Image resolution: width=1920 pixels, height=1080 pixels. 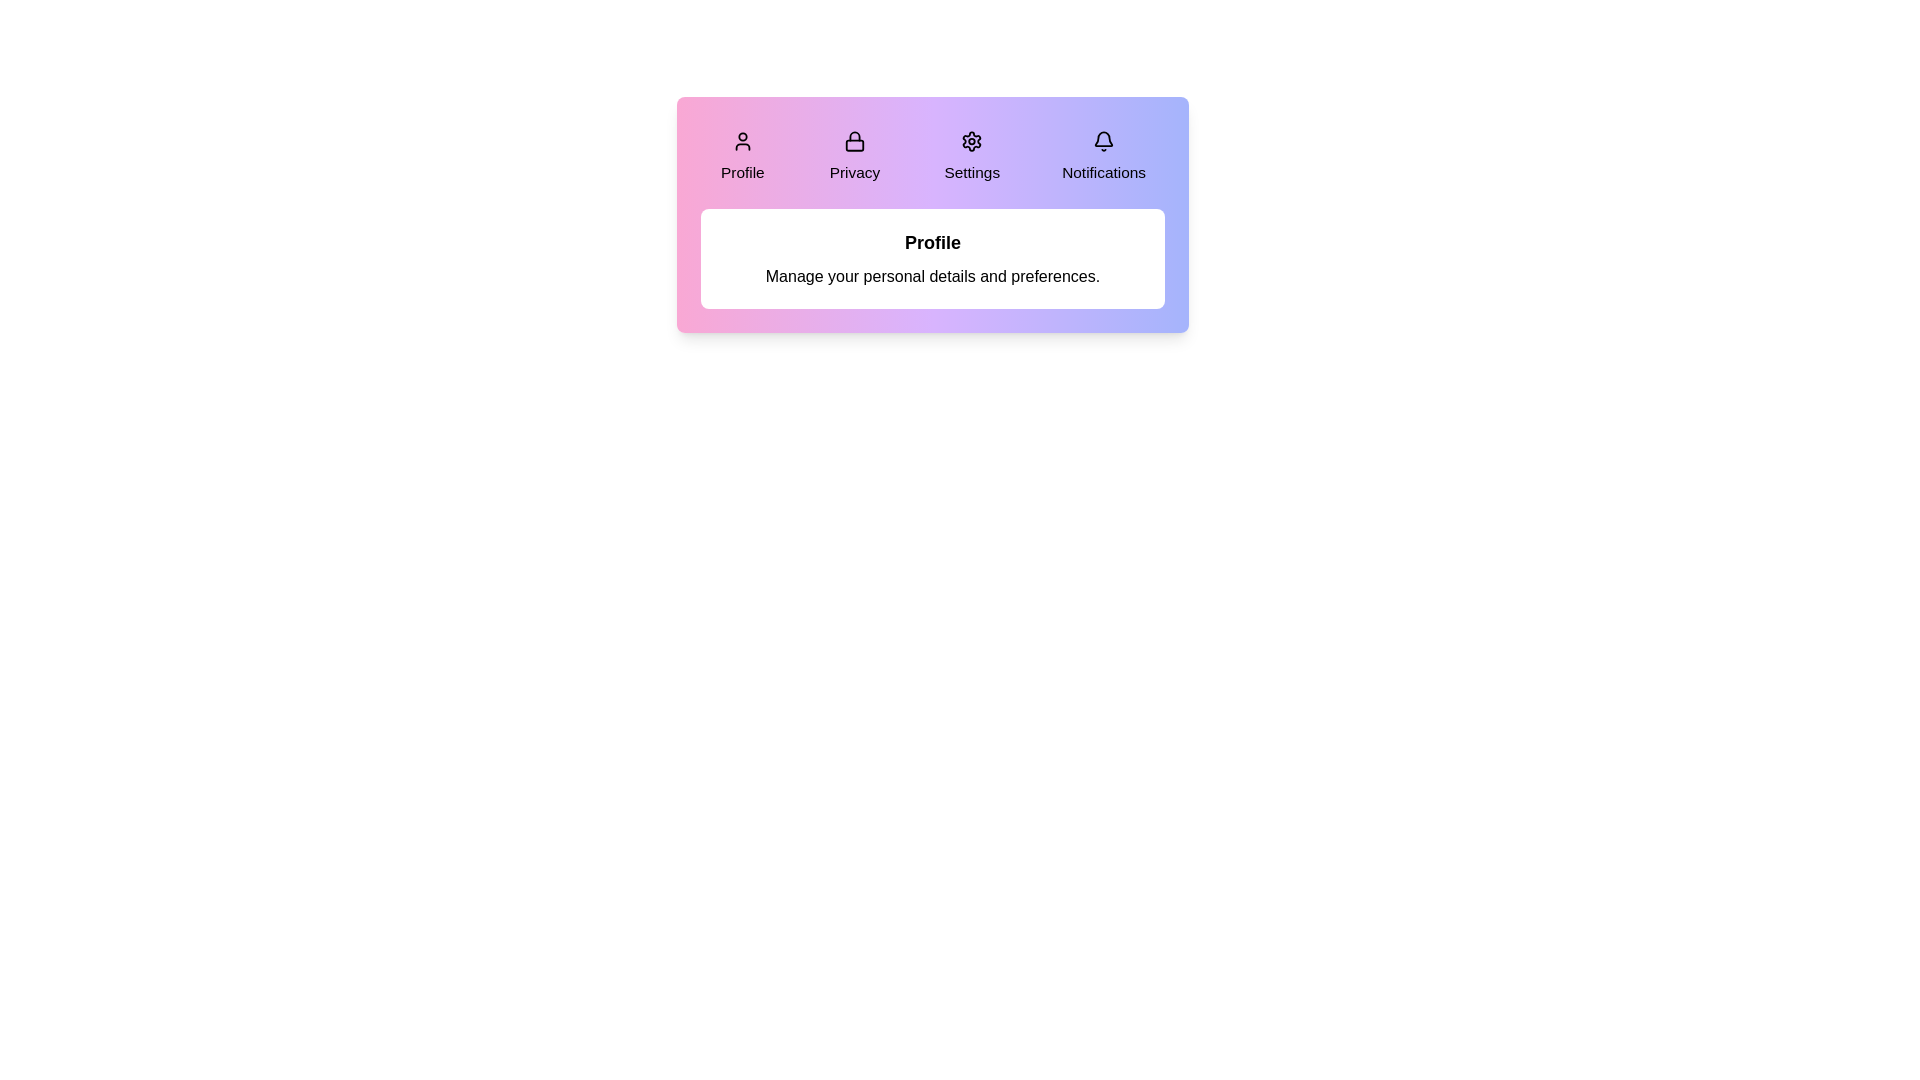 What do you see at coordinates (1103, 156) in the screenshot?
I see `the Notifications tab by clicking on it` at bounding box center [1103, 156].